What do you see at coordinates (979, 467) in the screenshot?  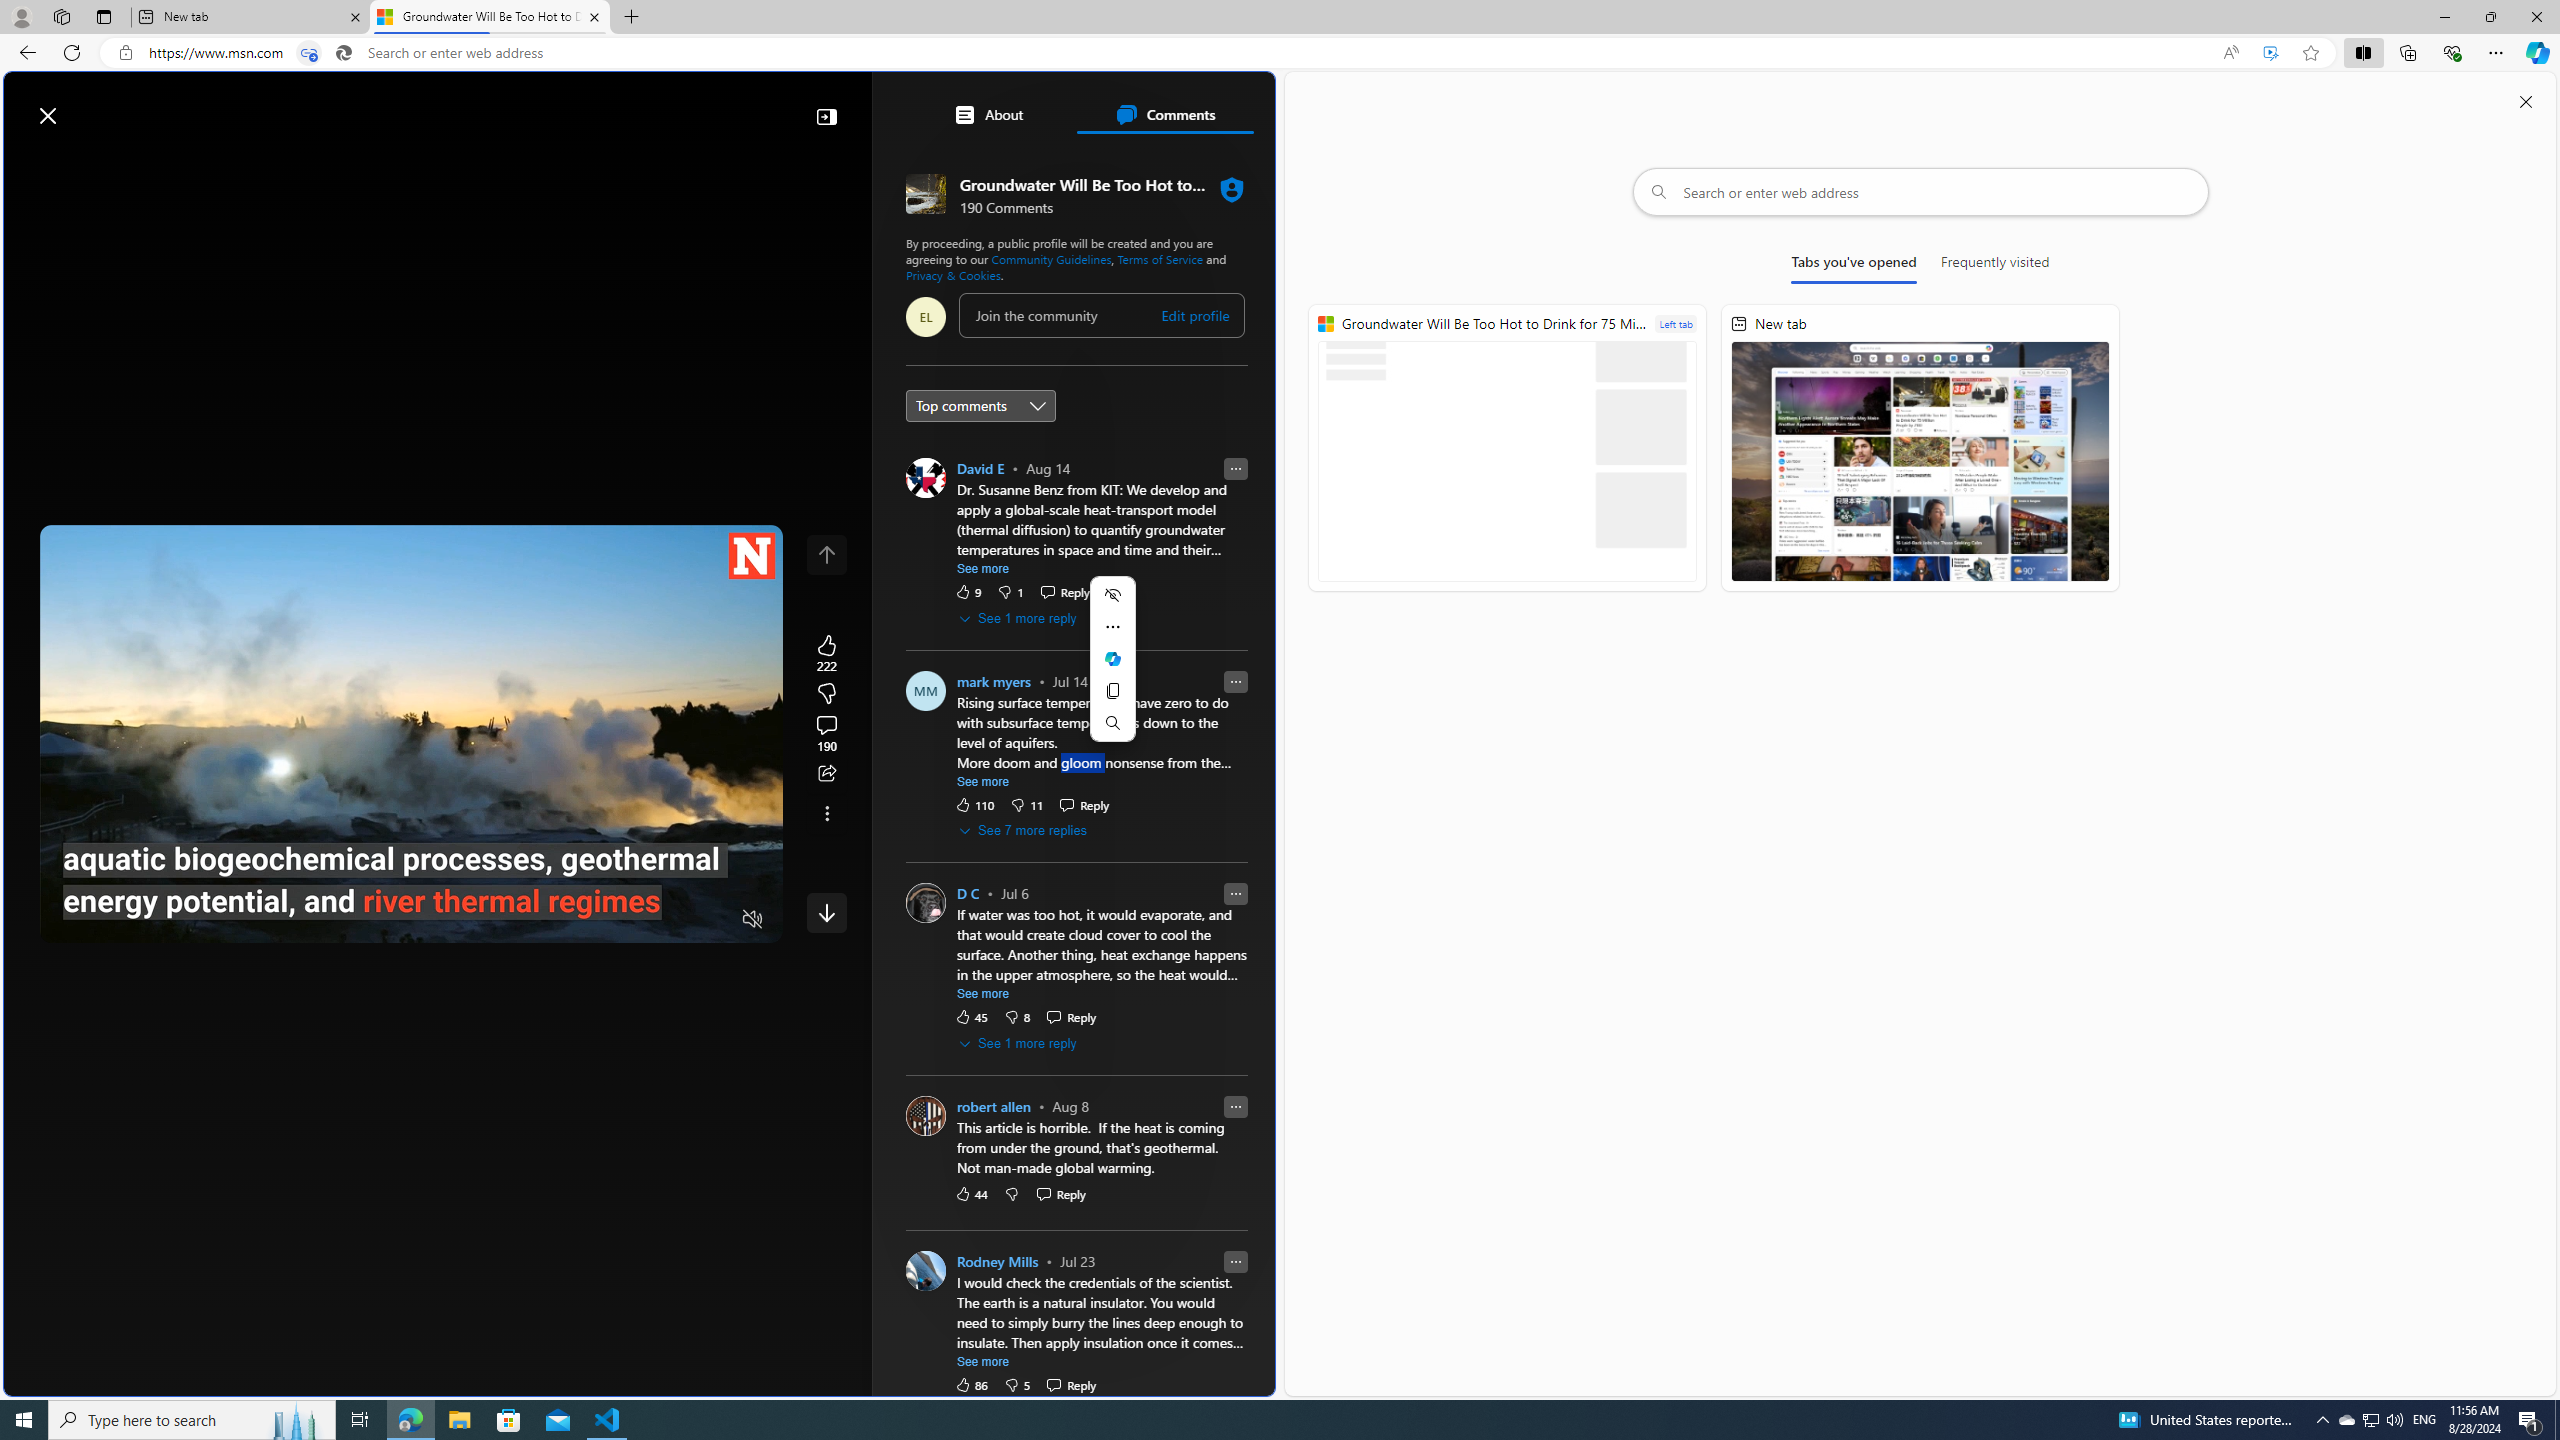 I see `'David E'` at bounding box center [979, 467].